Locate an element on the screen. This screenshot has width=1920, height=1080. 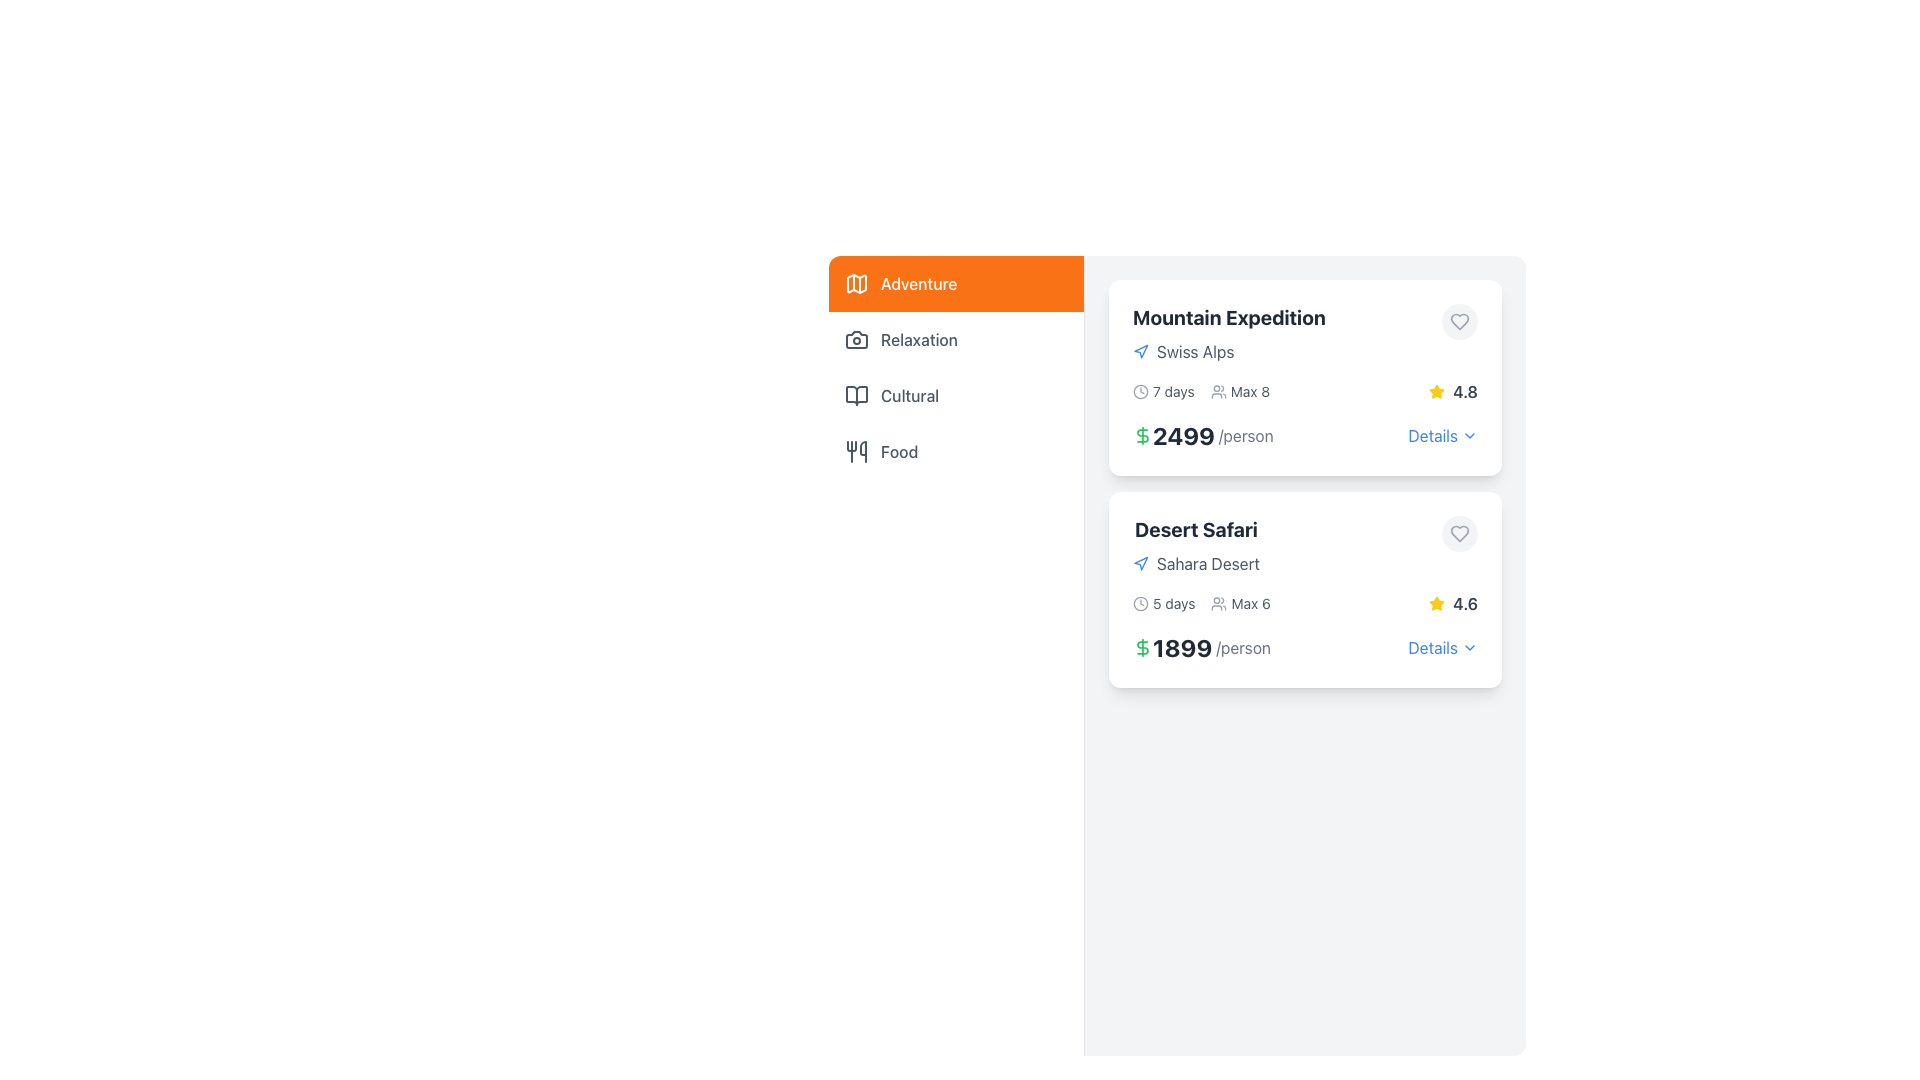
the text label reading '/person,' which is styled in a smaller gray font is located at coordinates (1242, 648).